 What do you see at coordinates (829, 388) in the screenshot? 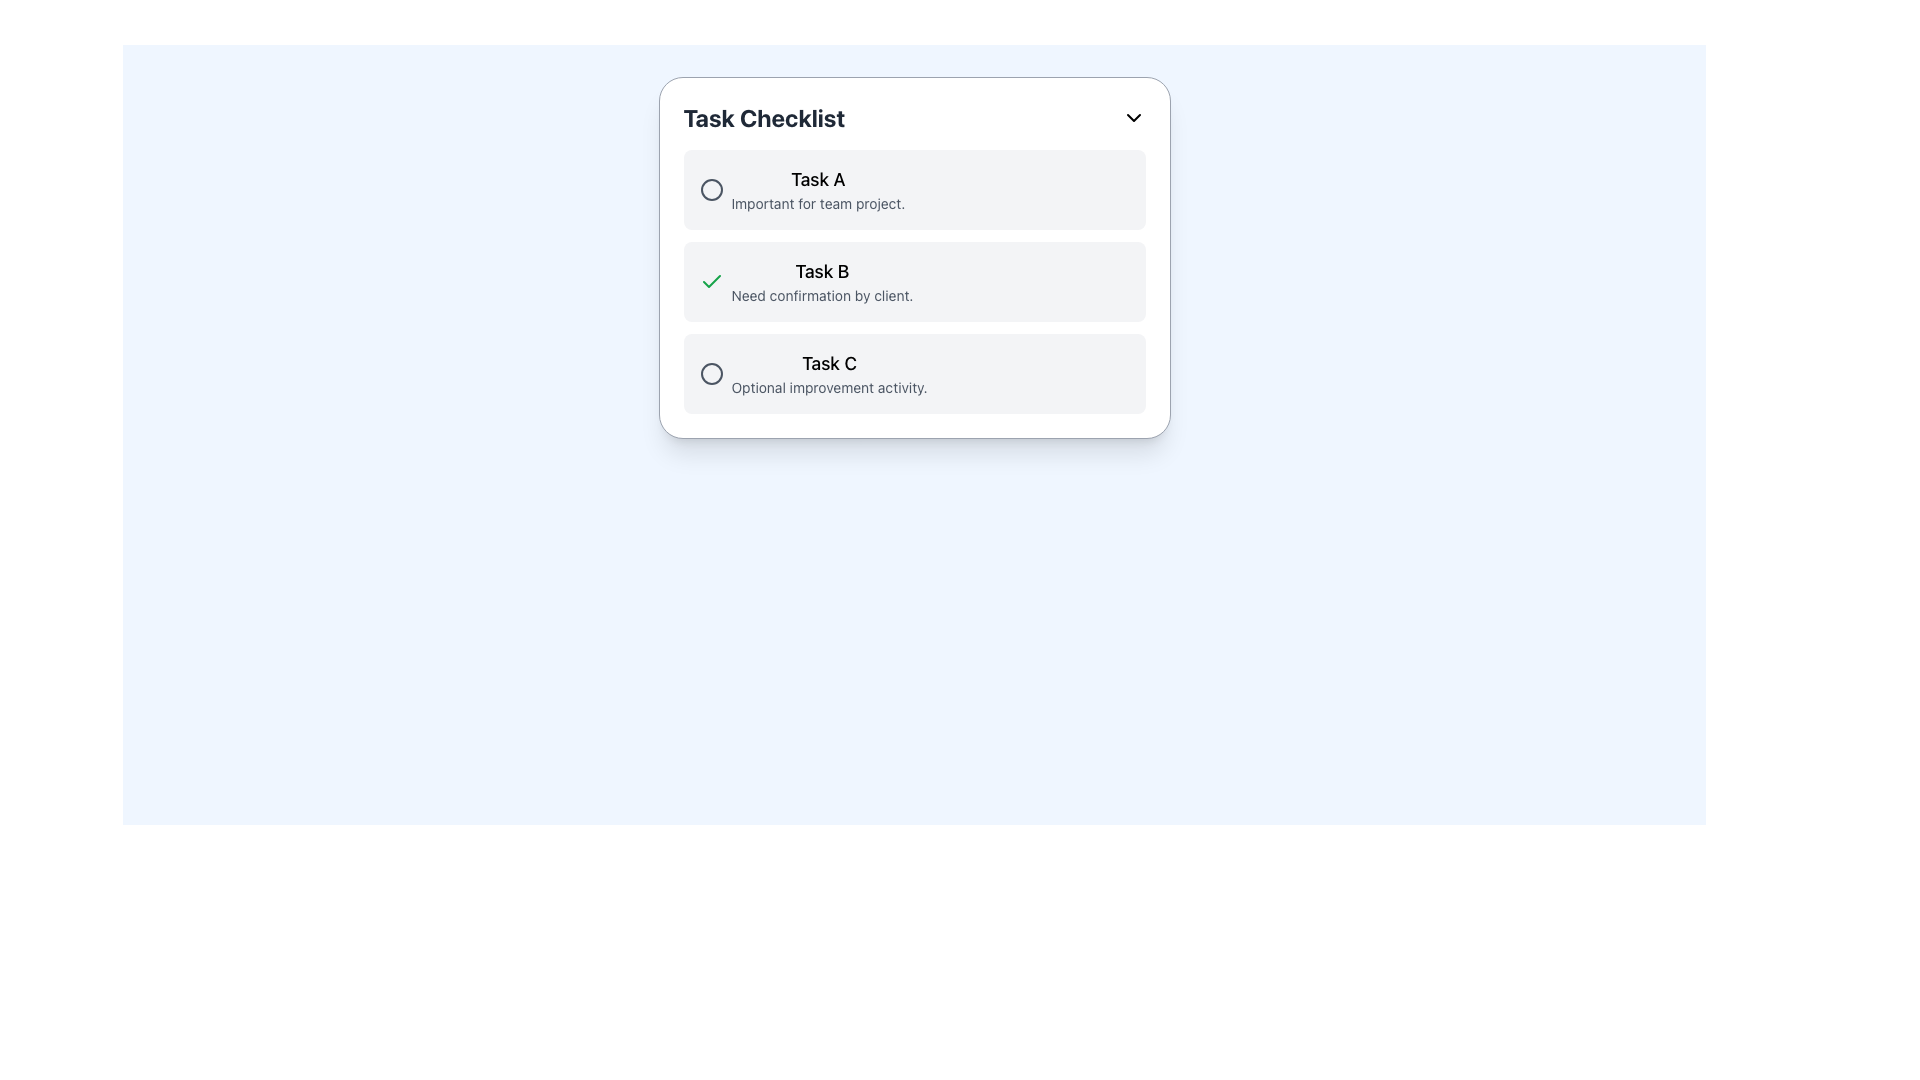
I see `the Text Label that provides additional information for 'Task C' in the checklist, located below the 'Task C' heading` at bounding box center [829, 388].